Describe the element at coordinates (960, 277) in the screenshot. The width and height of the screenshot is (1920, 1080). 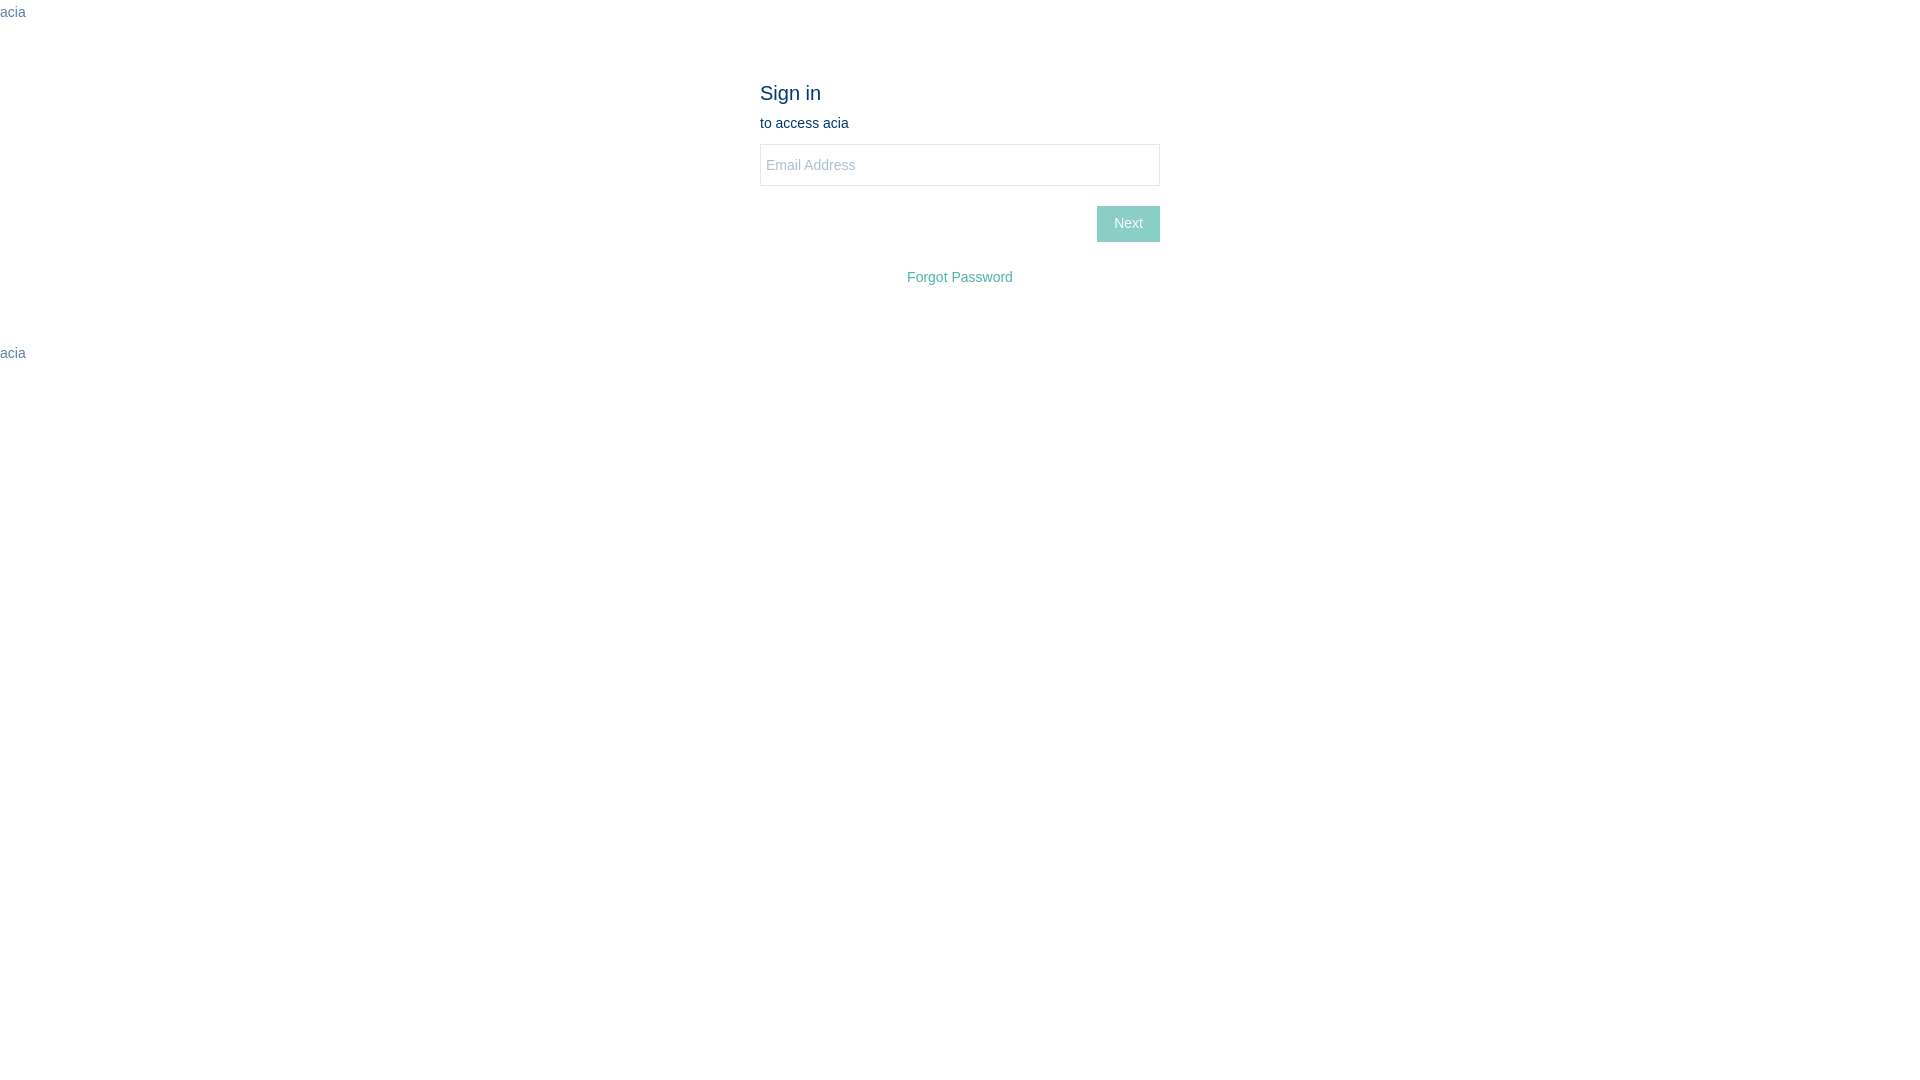
I see `'Forgot Password'` at that location.